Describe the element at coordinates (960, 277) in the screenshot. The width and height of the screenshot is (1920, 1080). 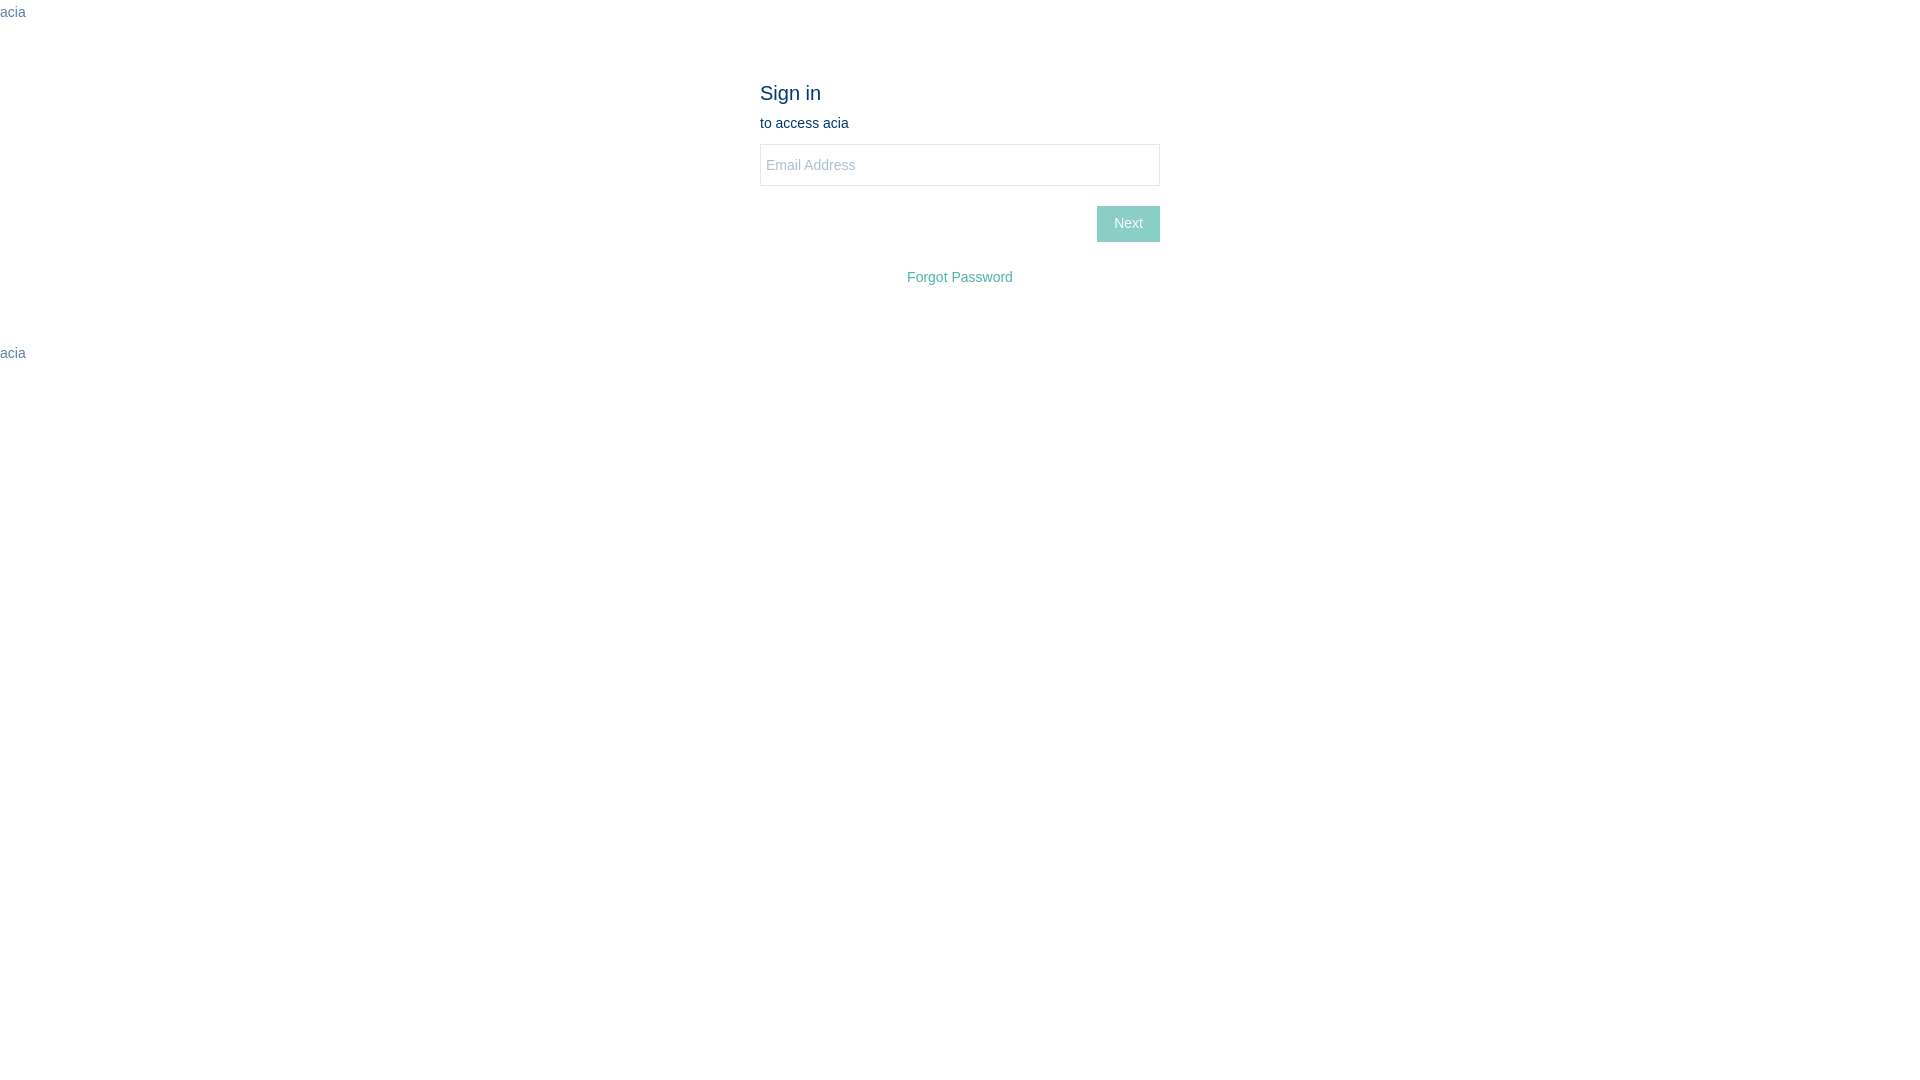
I see `'Forgot Password'` at that location.